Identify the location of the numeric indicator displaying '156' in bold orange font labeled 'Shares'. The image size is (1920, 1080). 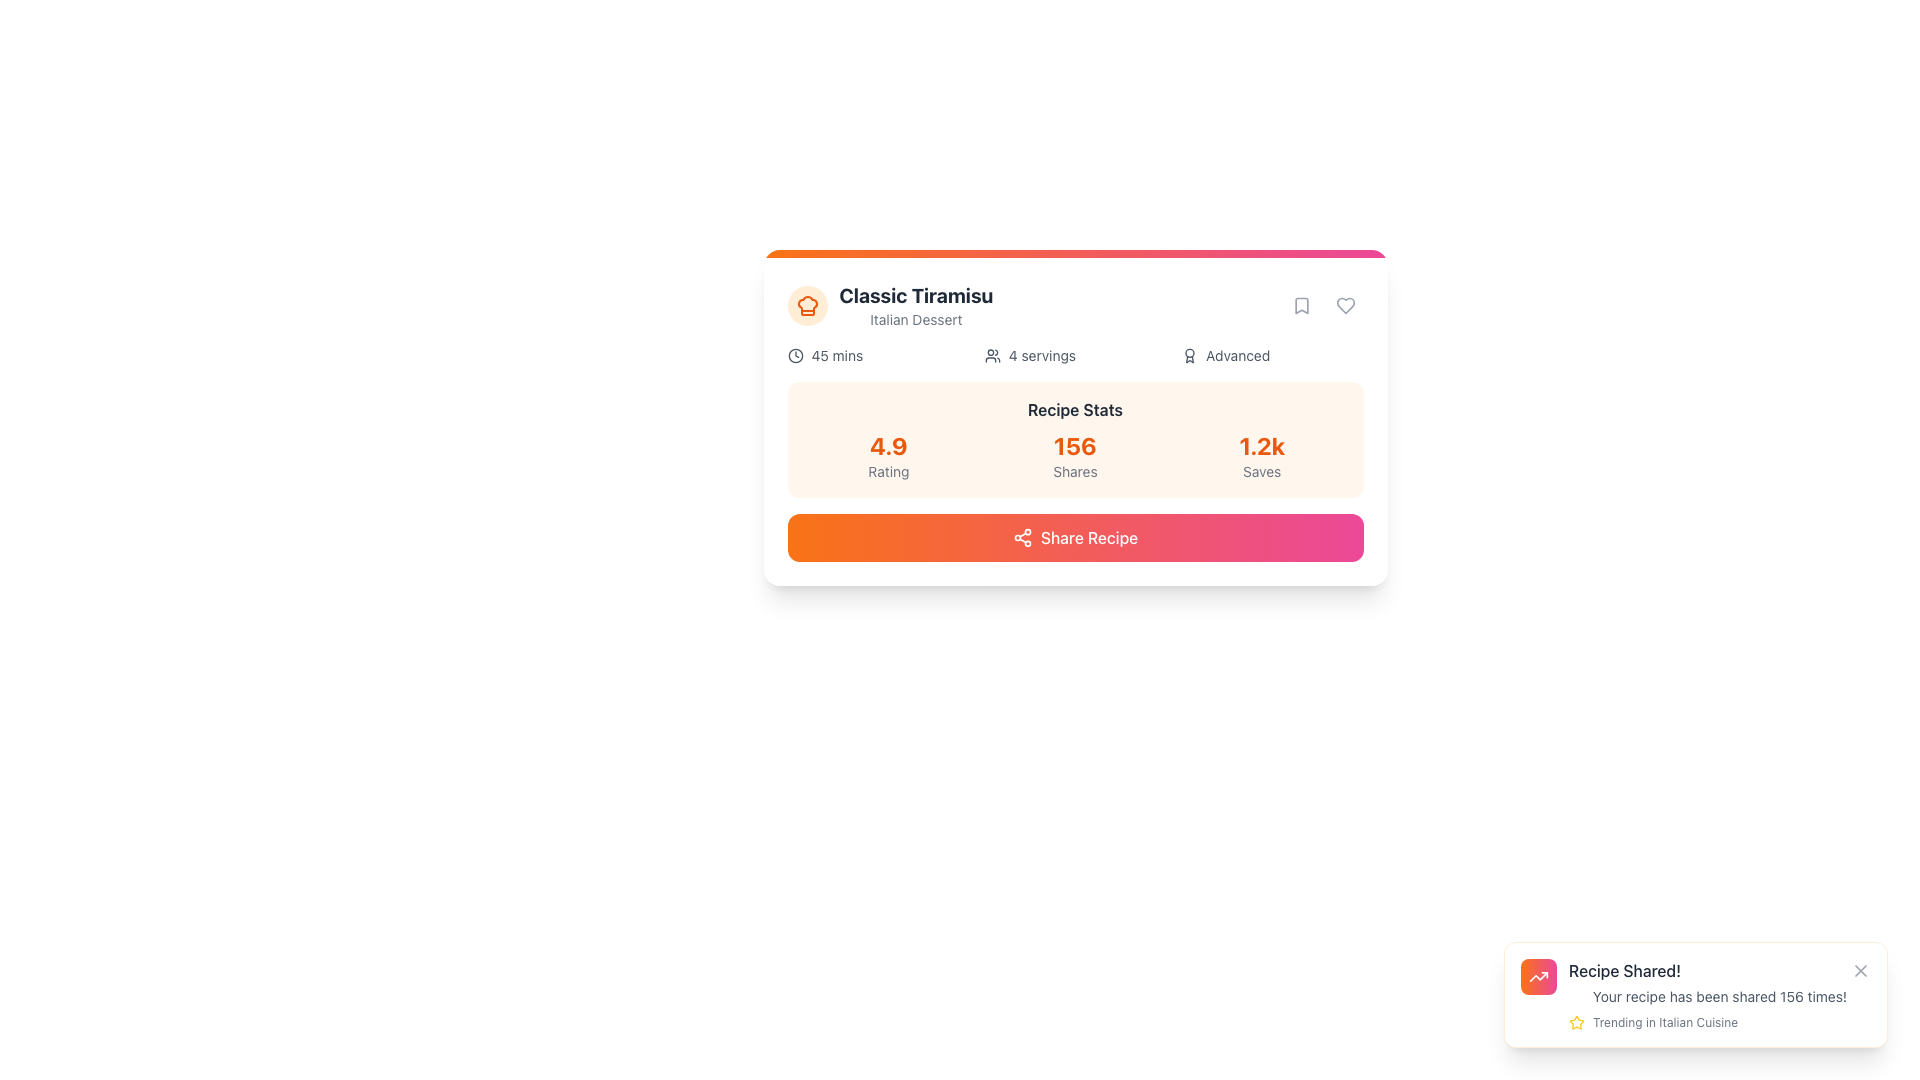
(1074, 455).